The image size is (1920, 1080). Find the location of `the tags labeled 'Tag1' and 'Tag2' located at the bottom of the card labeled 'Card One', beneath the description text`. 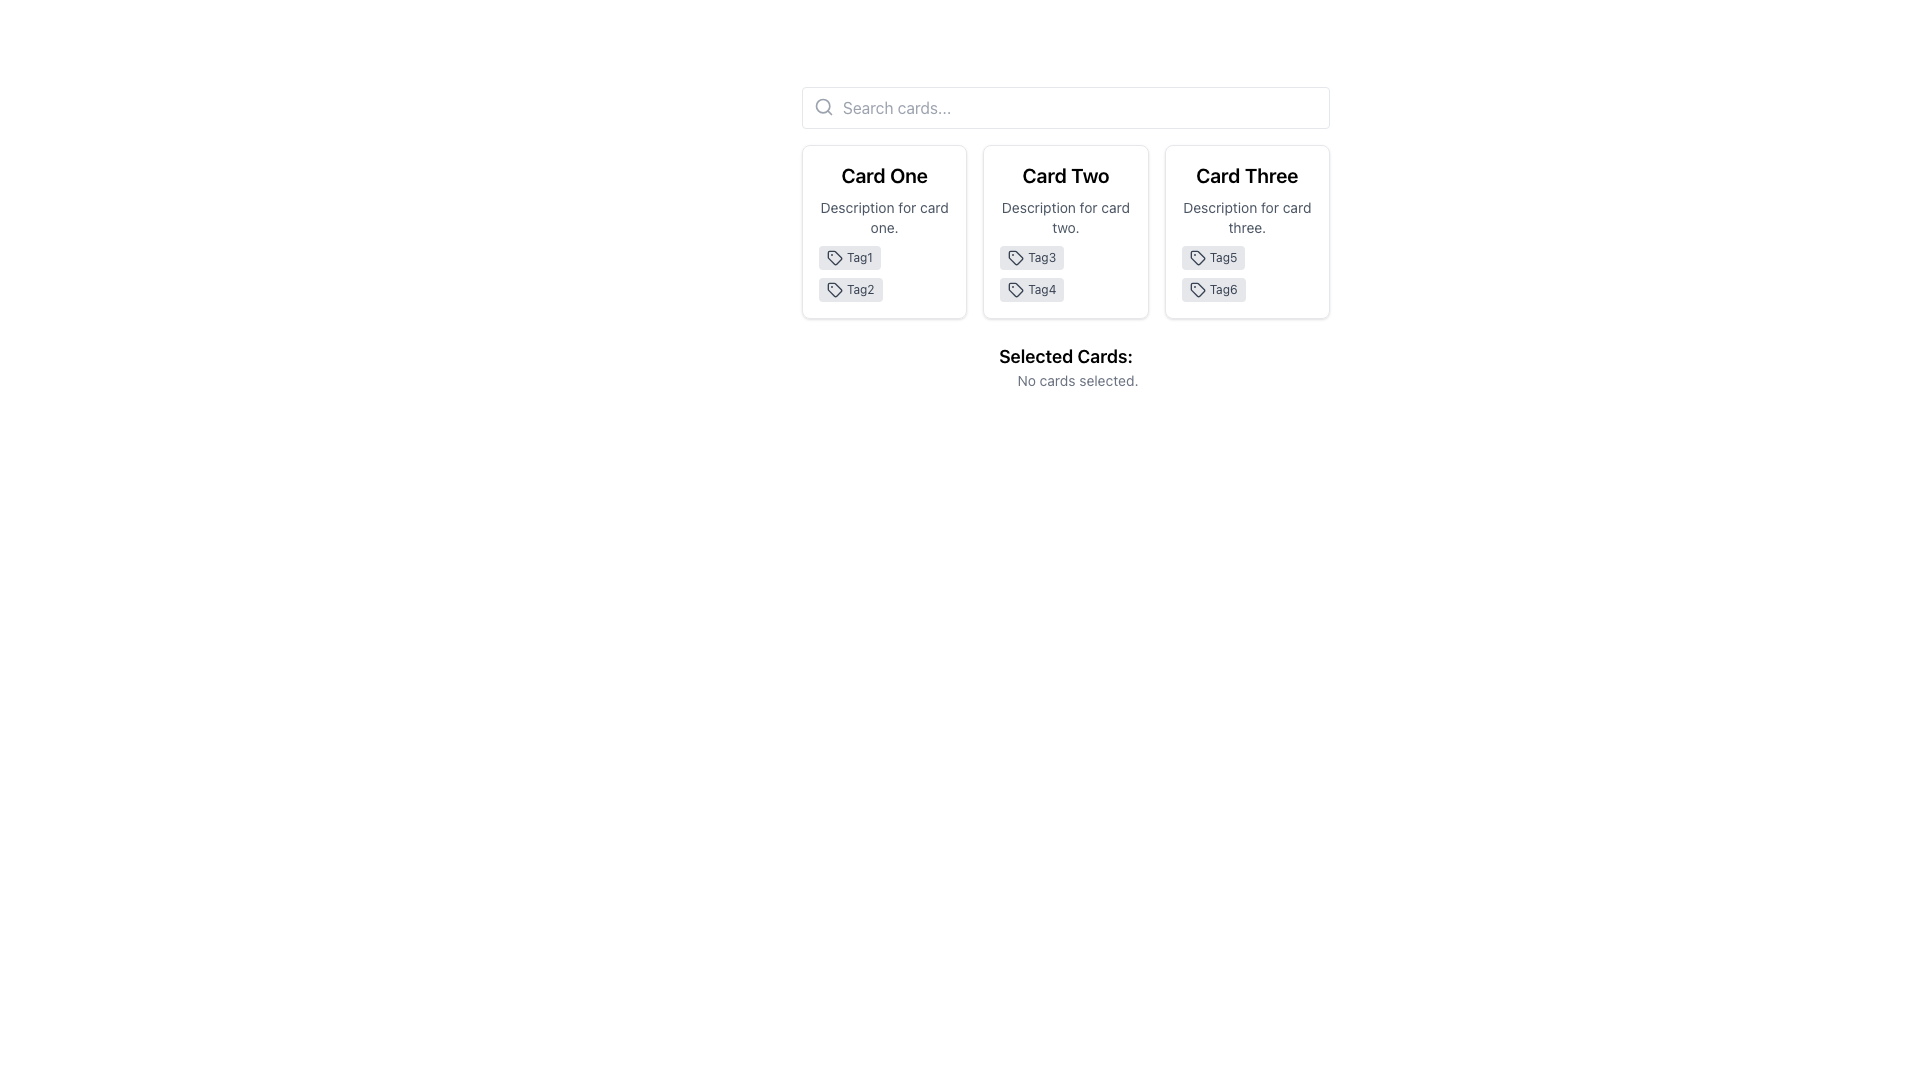

the tags labeled 'Tag1' and 'Tag2' located at the bottom of the card labeled 'Card One', beneath the description text is located at coordinates (883, 273).